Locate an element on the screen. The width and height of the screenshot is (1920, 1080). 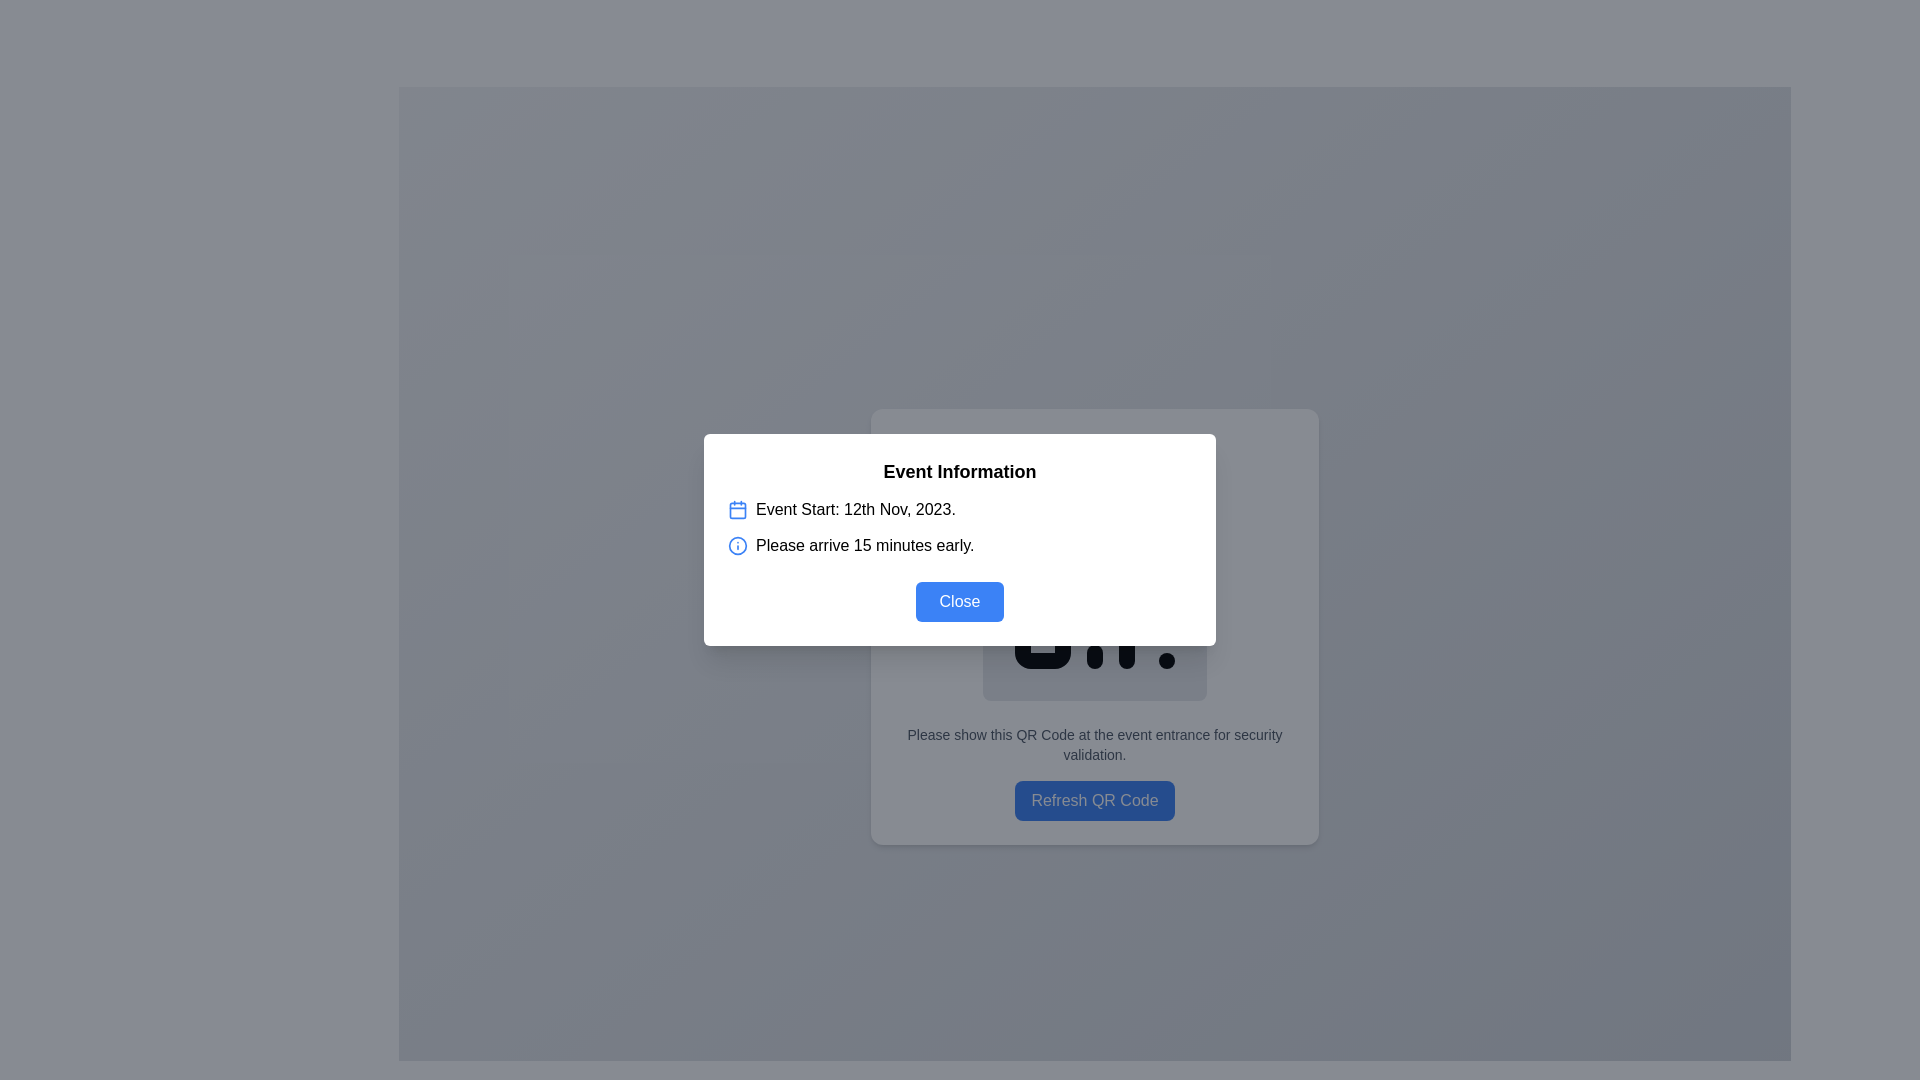
the Text Label that indicates the starting date of the event, positioned below the 'Event Information' heading in the popup dialog box is located at coordinates (855, 508).